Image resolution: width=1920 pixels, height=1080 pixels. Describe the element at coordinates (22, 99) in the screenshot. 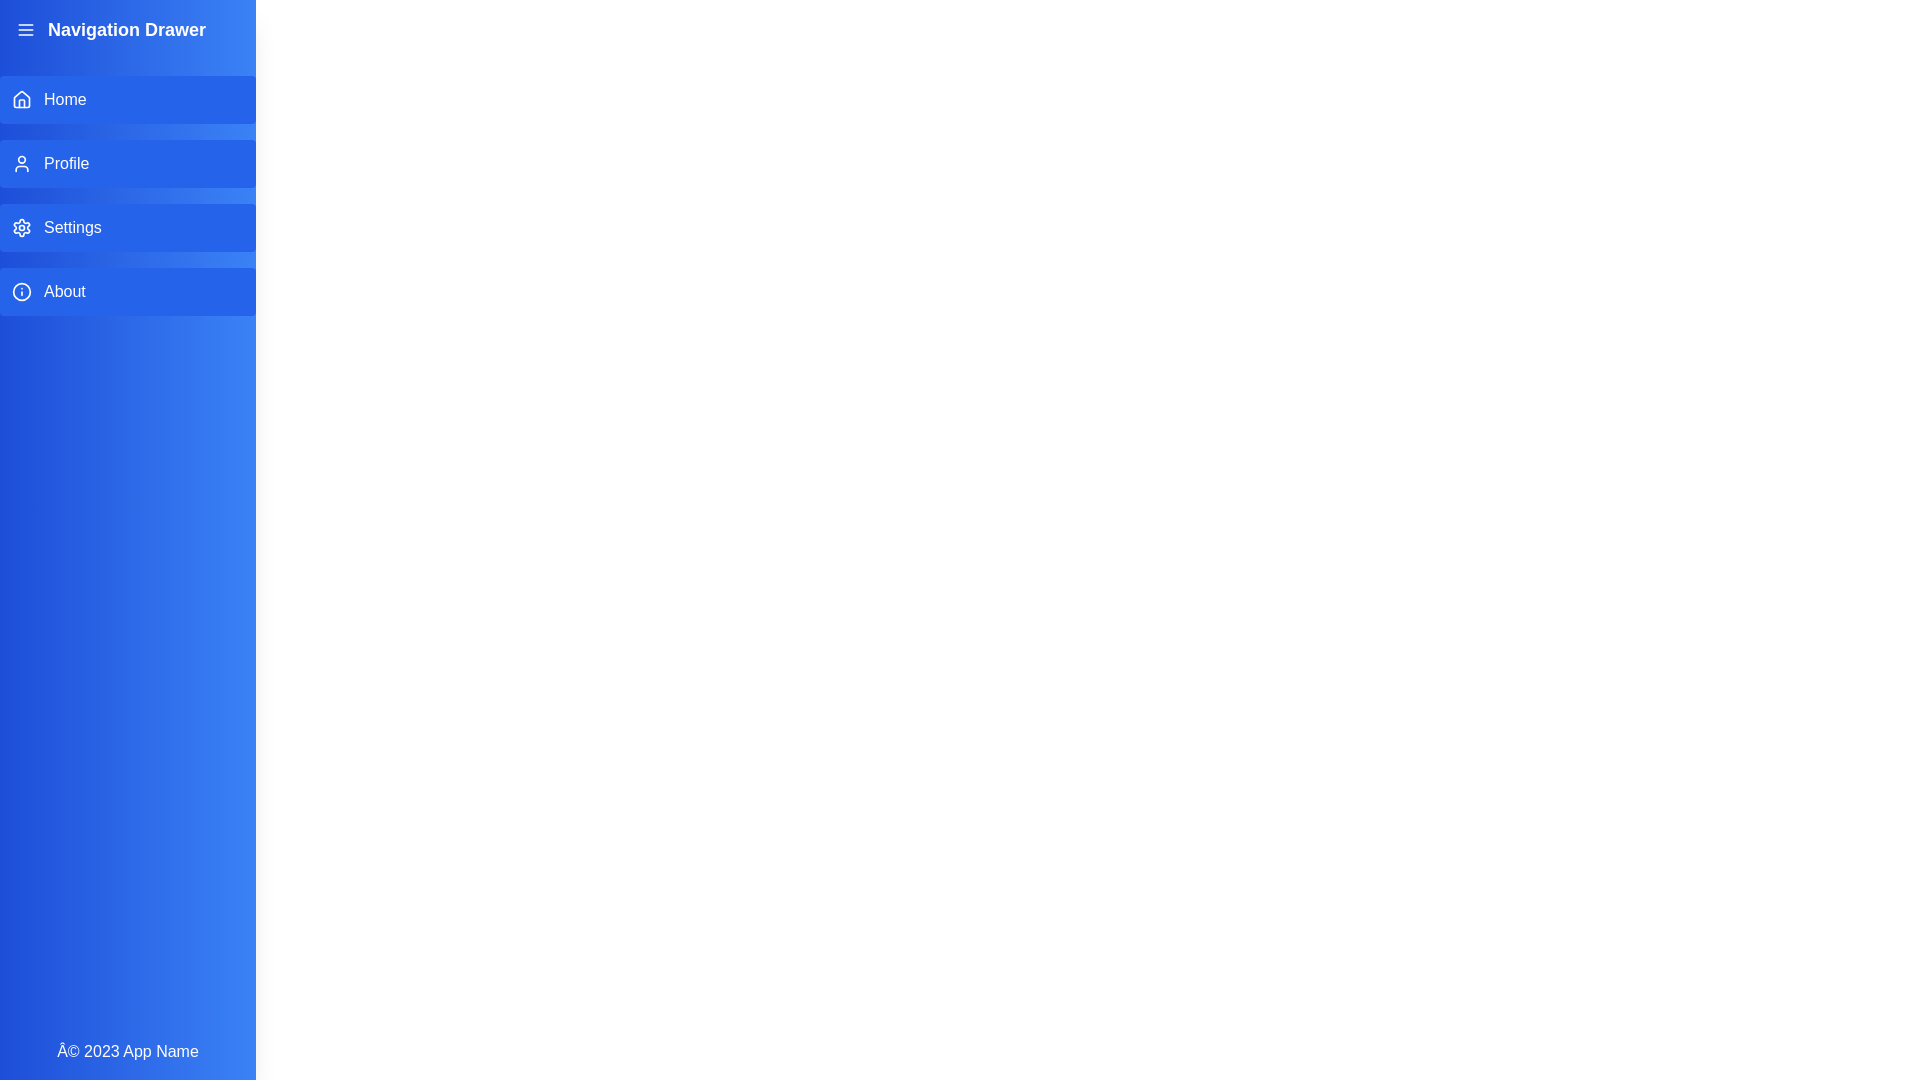

I see `the home icon SVG element located in the navigation drawer adjacent to the 'Home' label` at that location.